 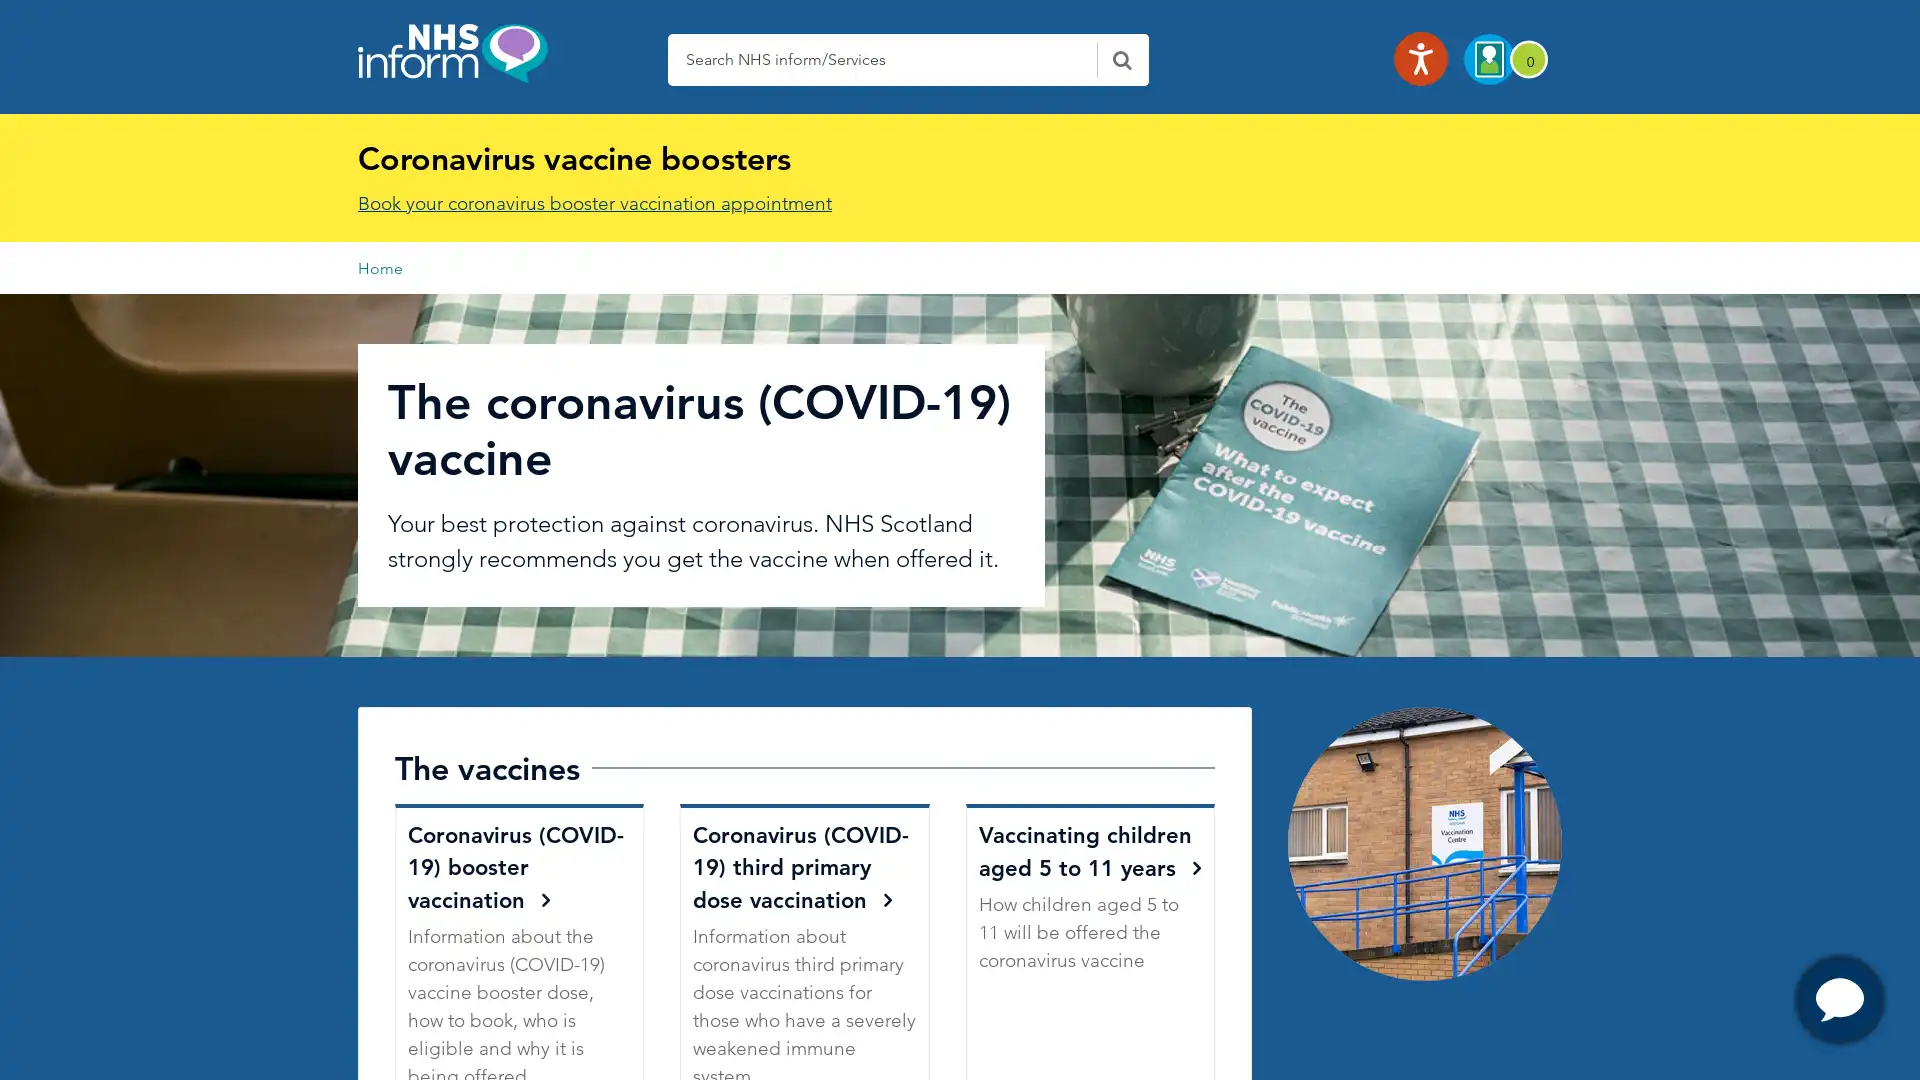 I want to click on OPen Chat, so click(x=1839, y=999).